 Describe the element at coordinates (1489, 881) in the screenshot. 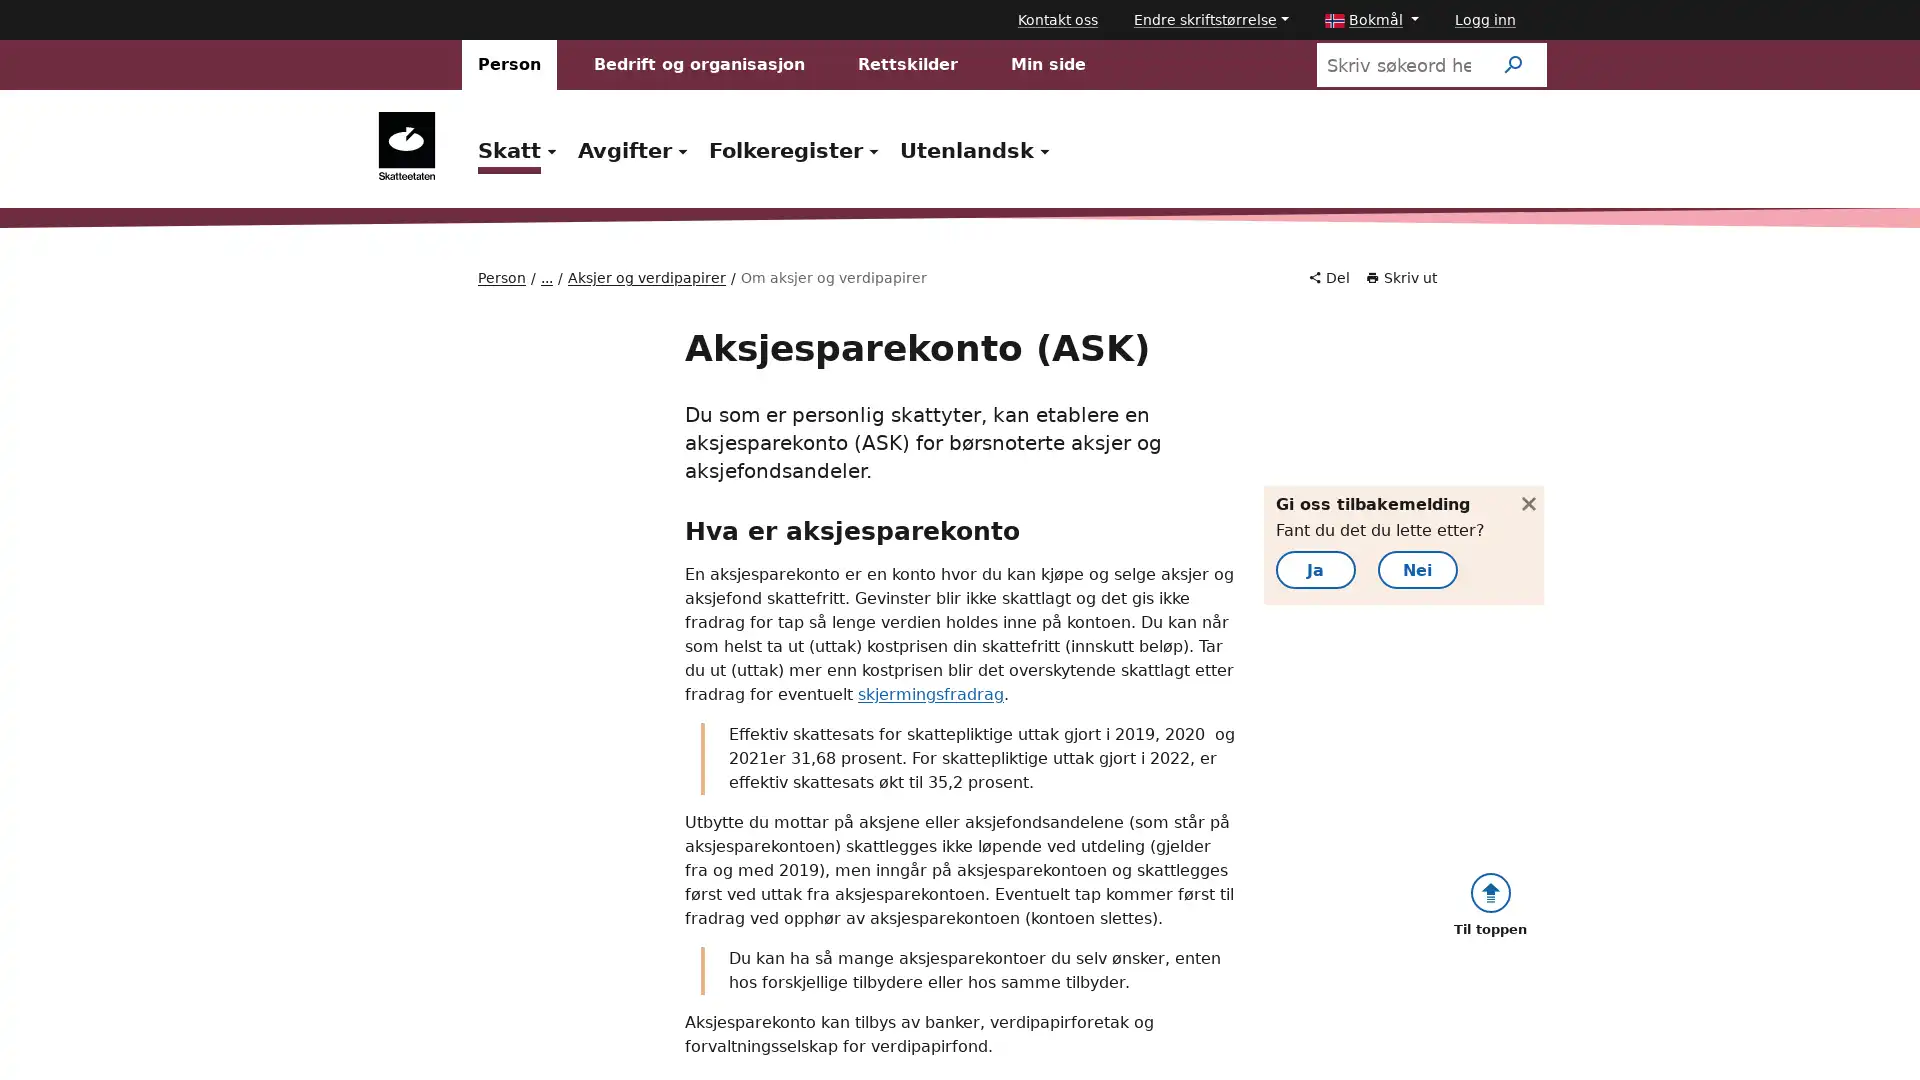

I see `Til toppen` at that location.